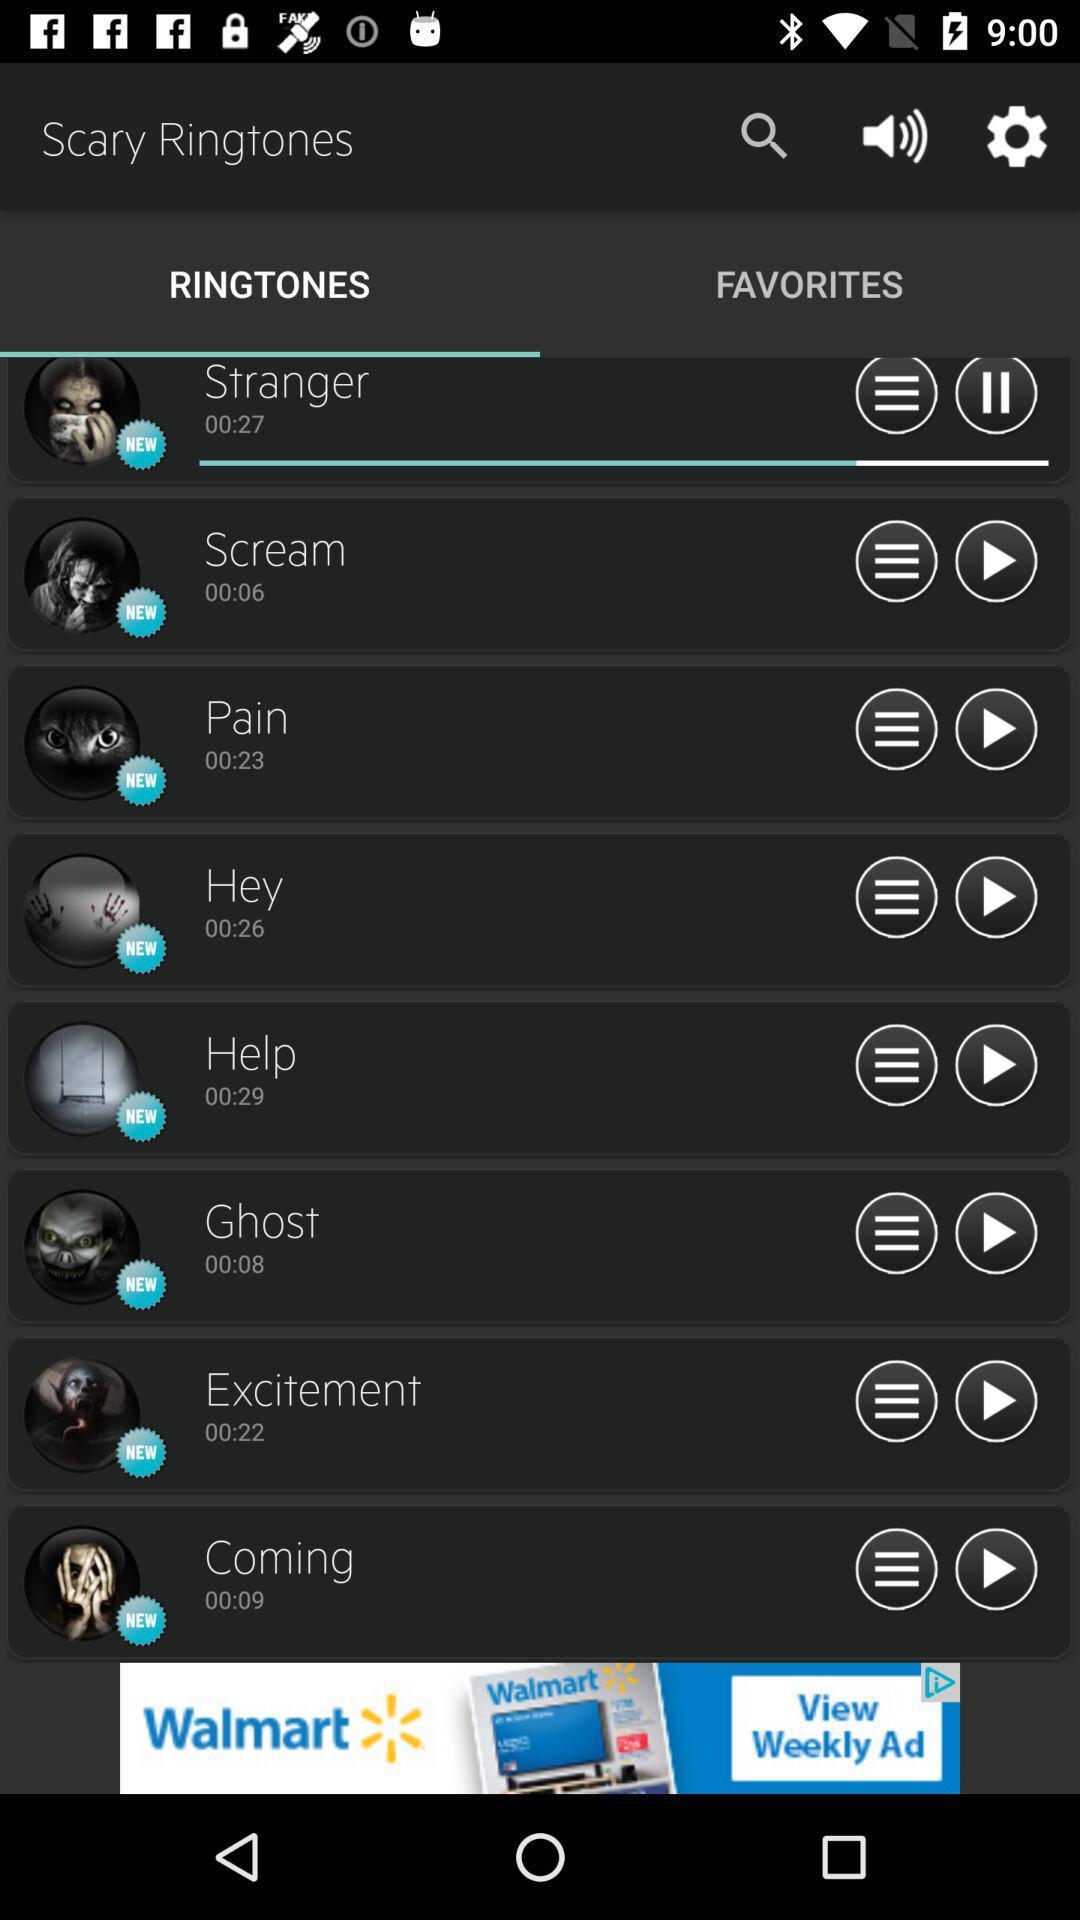  I want to click on ringtone, so click(995, 1569).